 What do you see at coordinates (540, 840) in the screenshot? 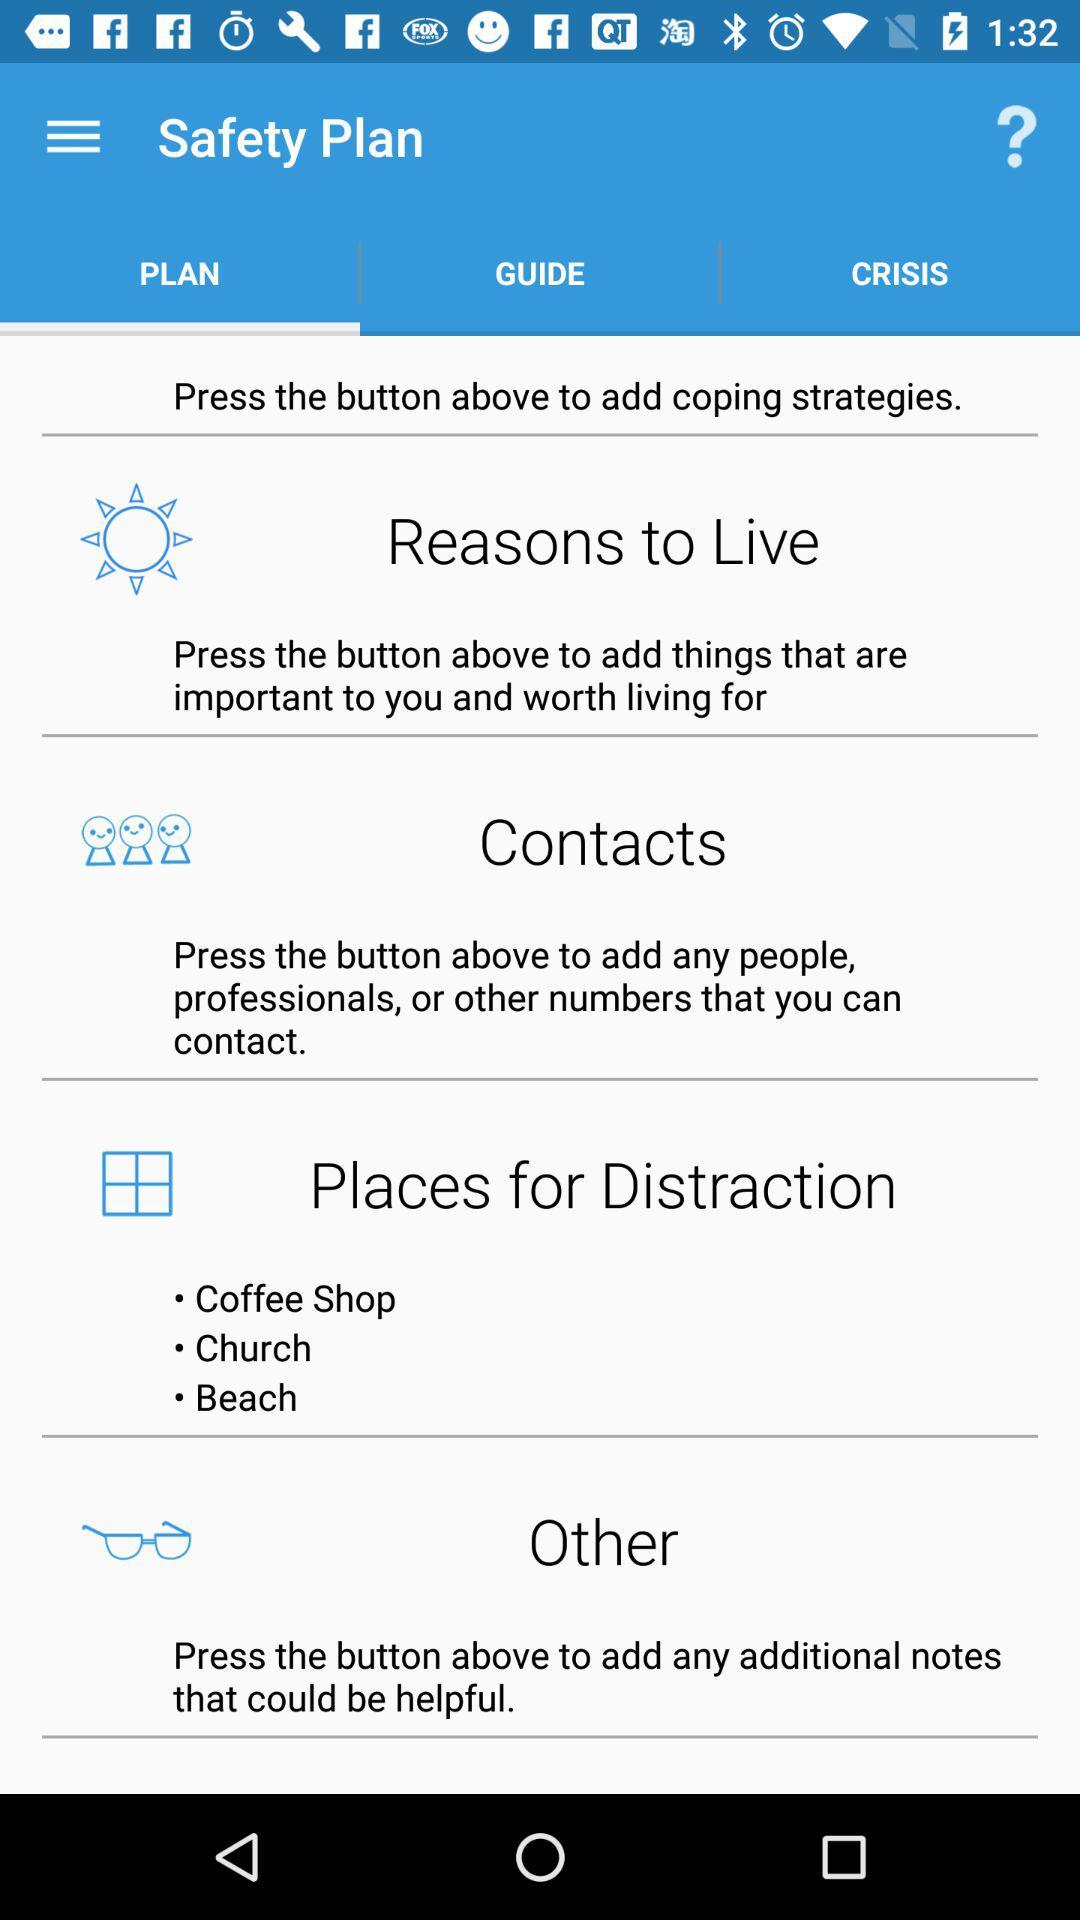
I see `item above the press the button icon` at bounding box center [540, 840].